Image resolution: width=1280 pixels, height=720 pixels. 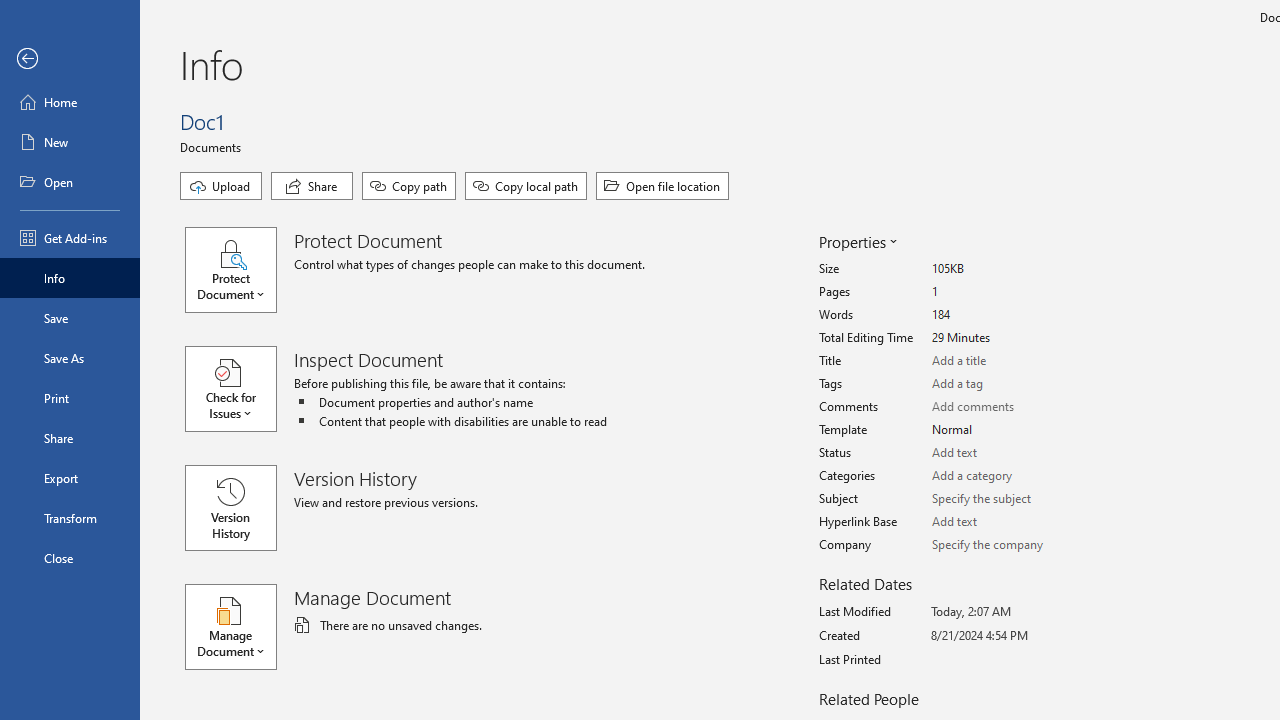 What do you see at coordinates (69, 316) in the screenshot?
I see `'Save'` at bounding box center [69, 316].